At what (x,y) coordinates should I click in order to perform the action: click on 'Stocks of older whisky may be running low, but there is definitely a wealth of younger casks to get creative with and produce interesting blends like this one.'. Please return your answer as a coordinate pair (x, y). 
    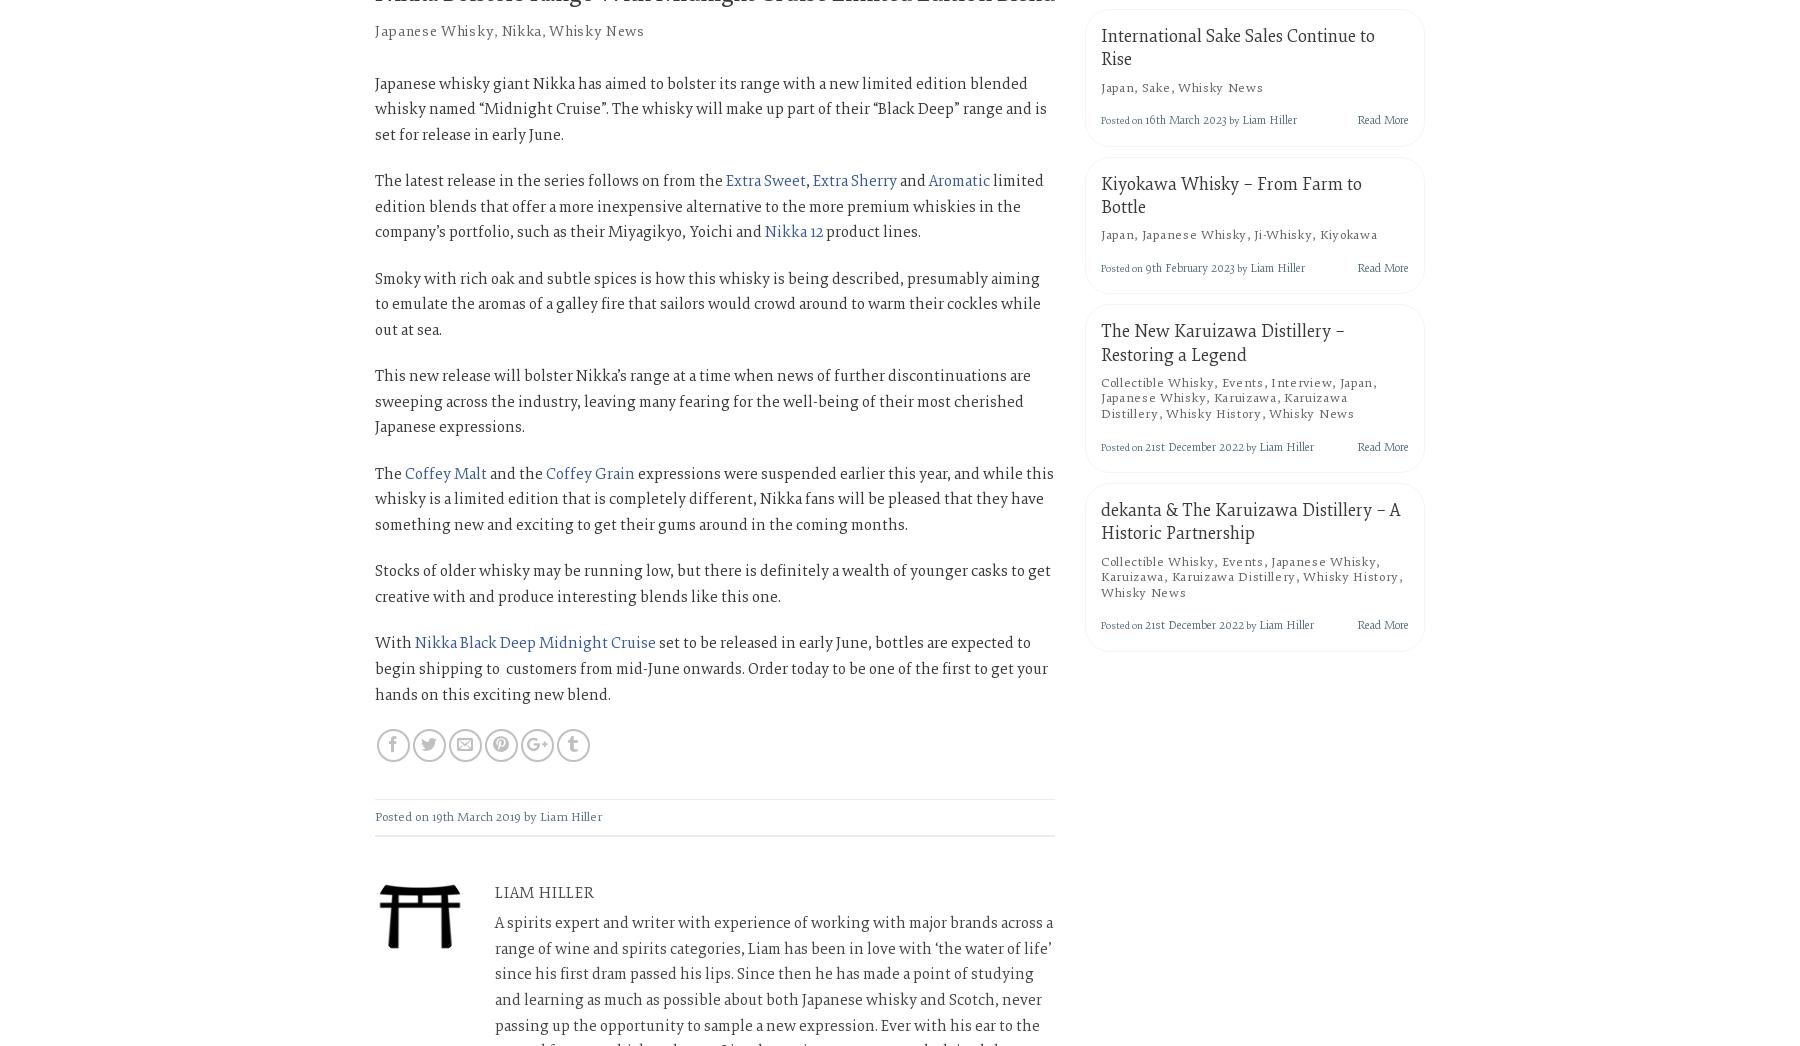
    Looking at the image, I should click on (711, 584).